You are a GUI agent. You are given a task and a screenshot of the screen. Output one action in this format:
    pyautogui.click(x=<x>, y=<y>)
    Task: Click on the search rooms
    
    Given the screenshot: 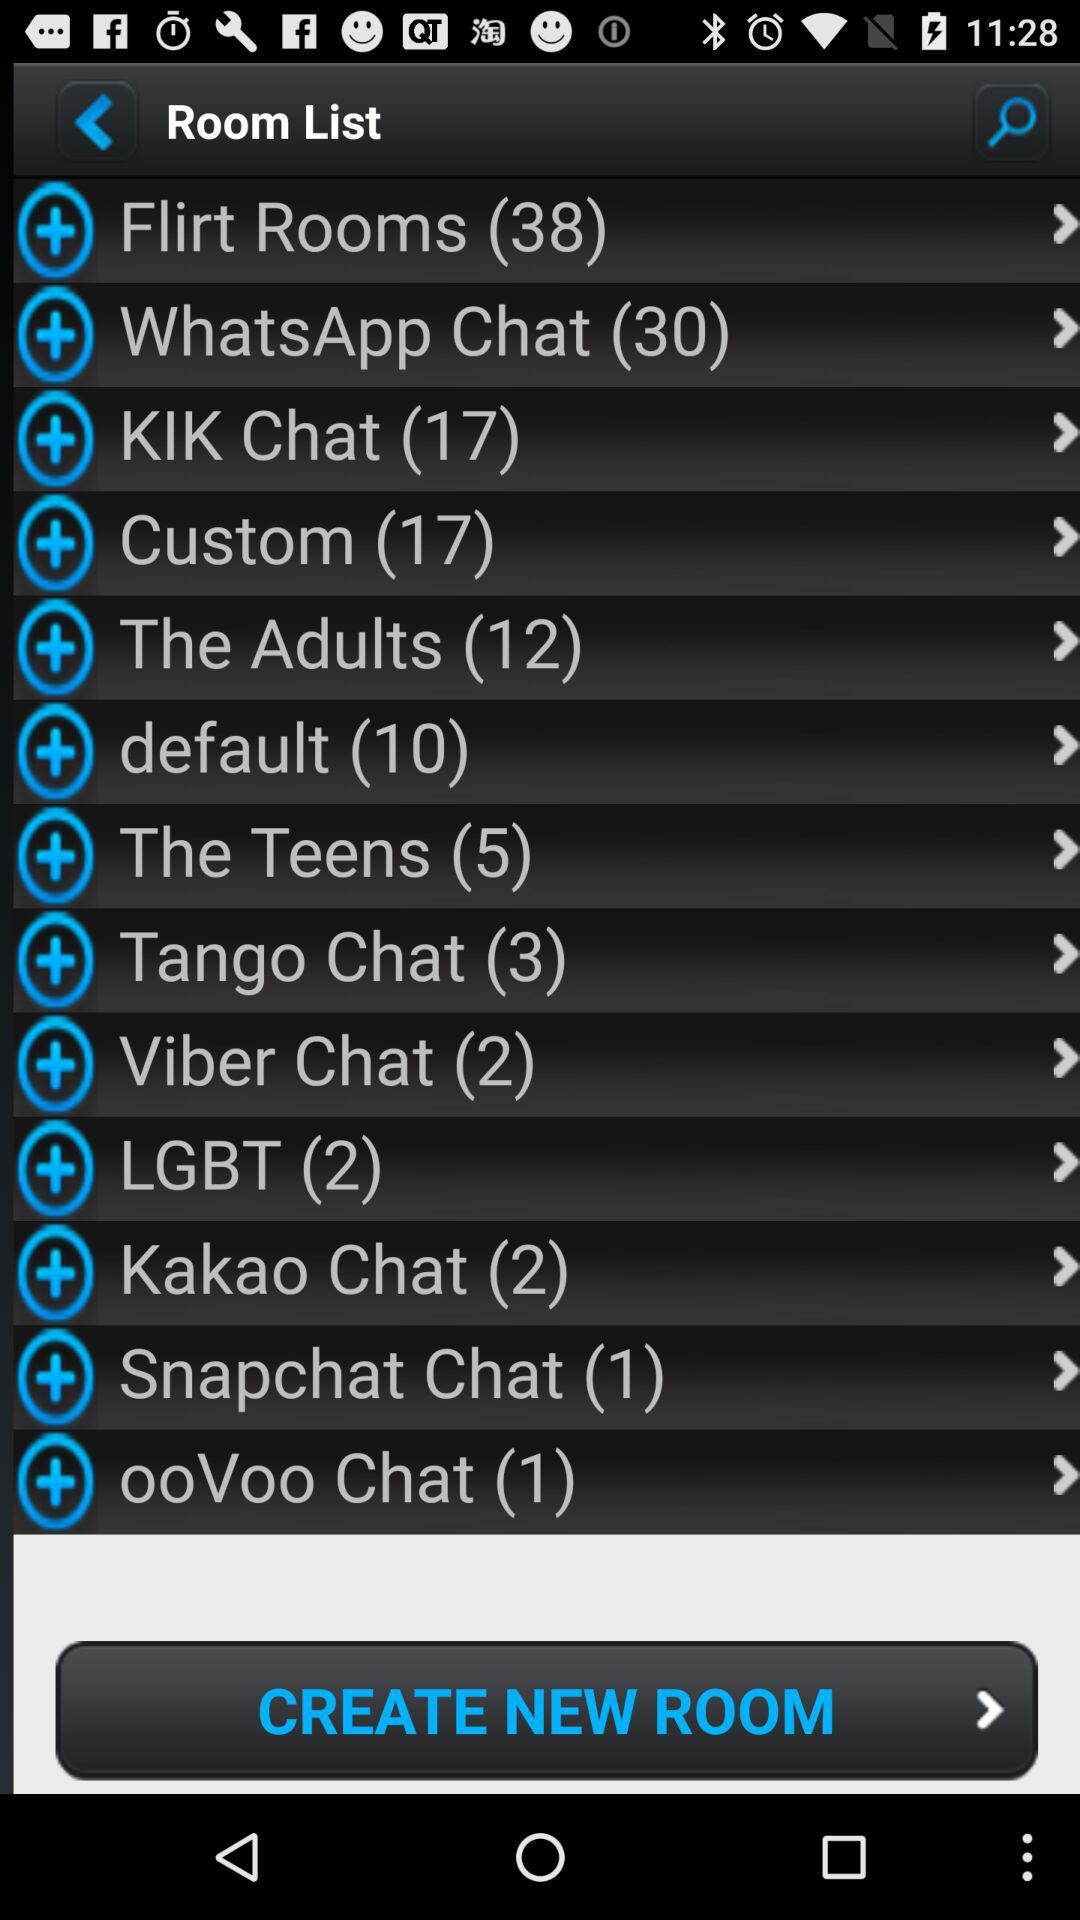 What is the action you would take?
    pyautogui.click(x=1011, y=119)
    